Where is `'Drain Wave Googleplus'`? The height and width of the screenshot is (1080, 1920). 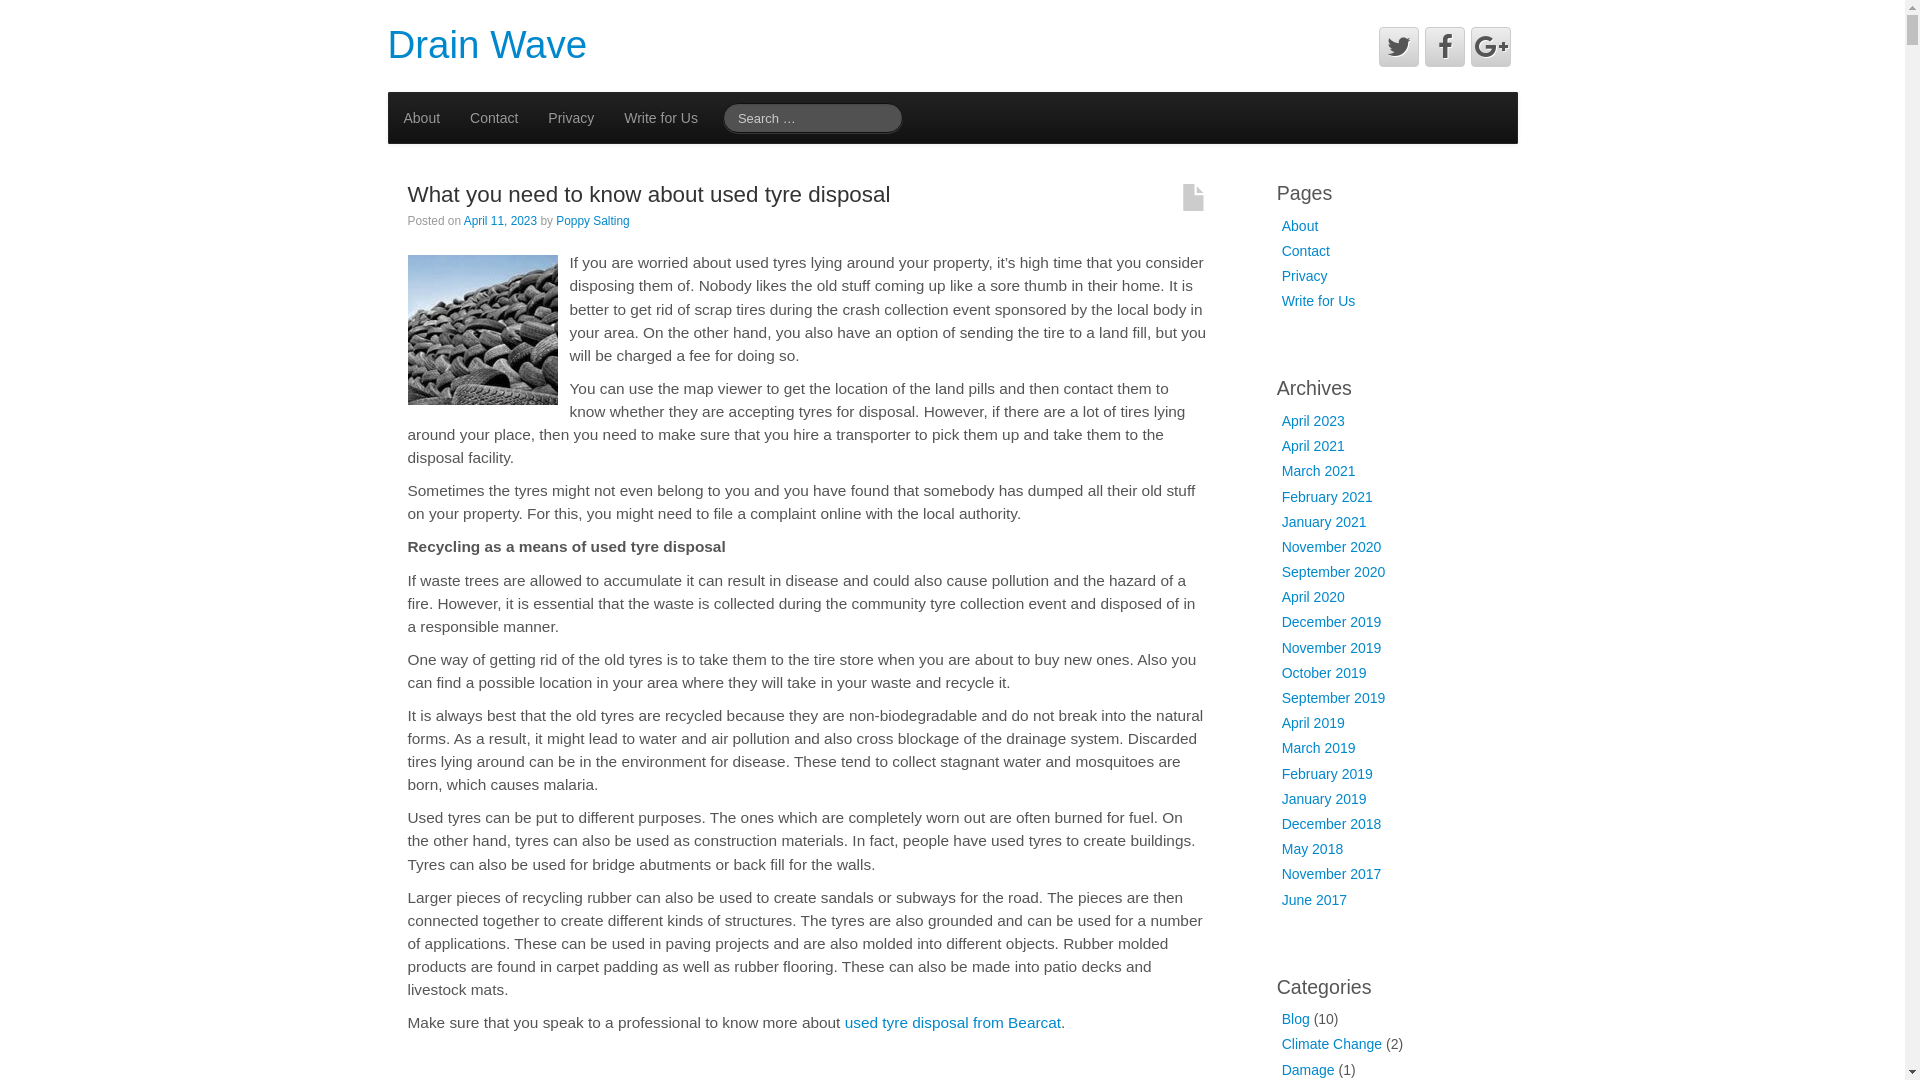
'Drain Wave Googleplus' is located at coordinates (1491, 45).